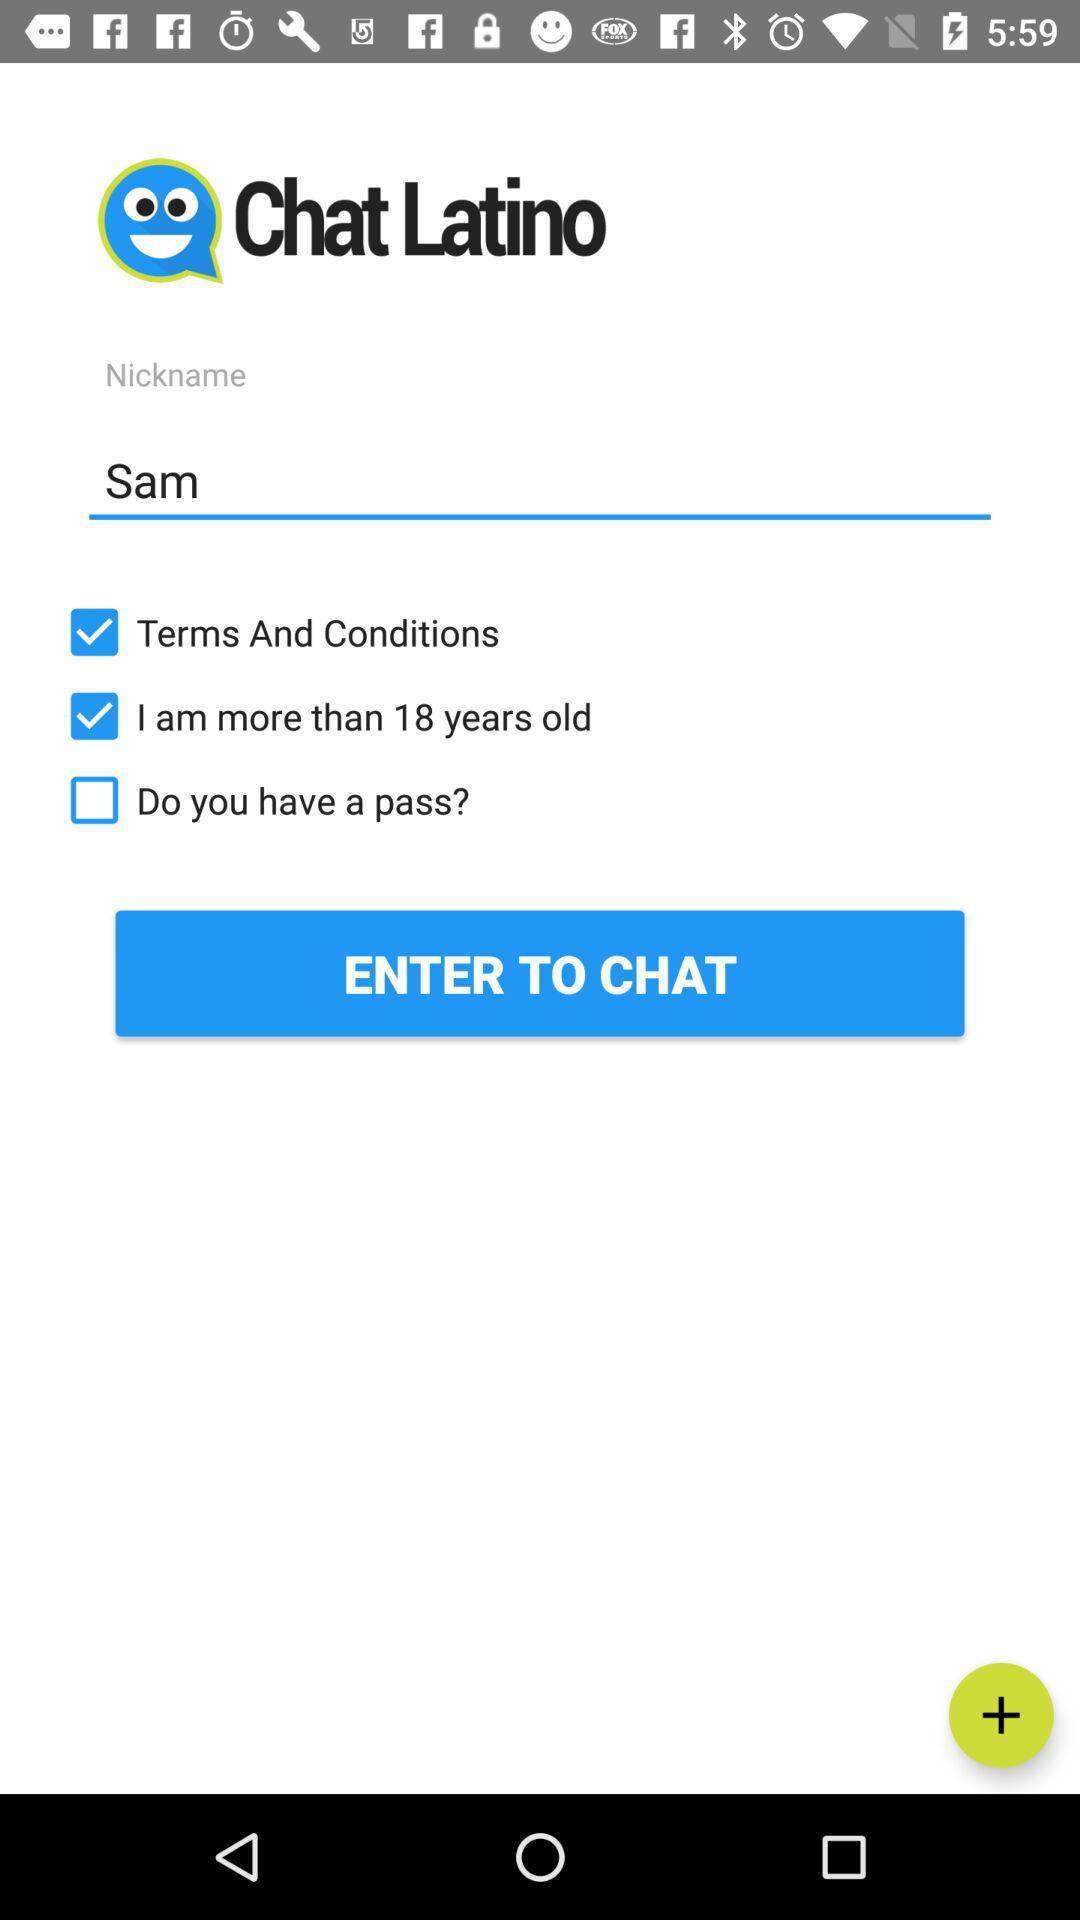 This screenshot has height=1920, width=1080. I want to click on the icon above the enter to chat, so click(540, 800).